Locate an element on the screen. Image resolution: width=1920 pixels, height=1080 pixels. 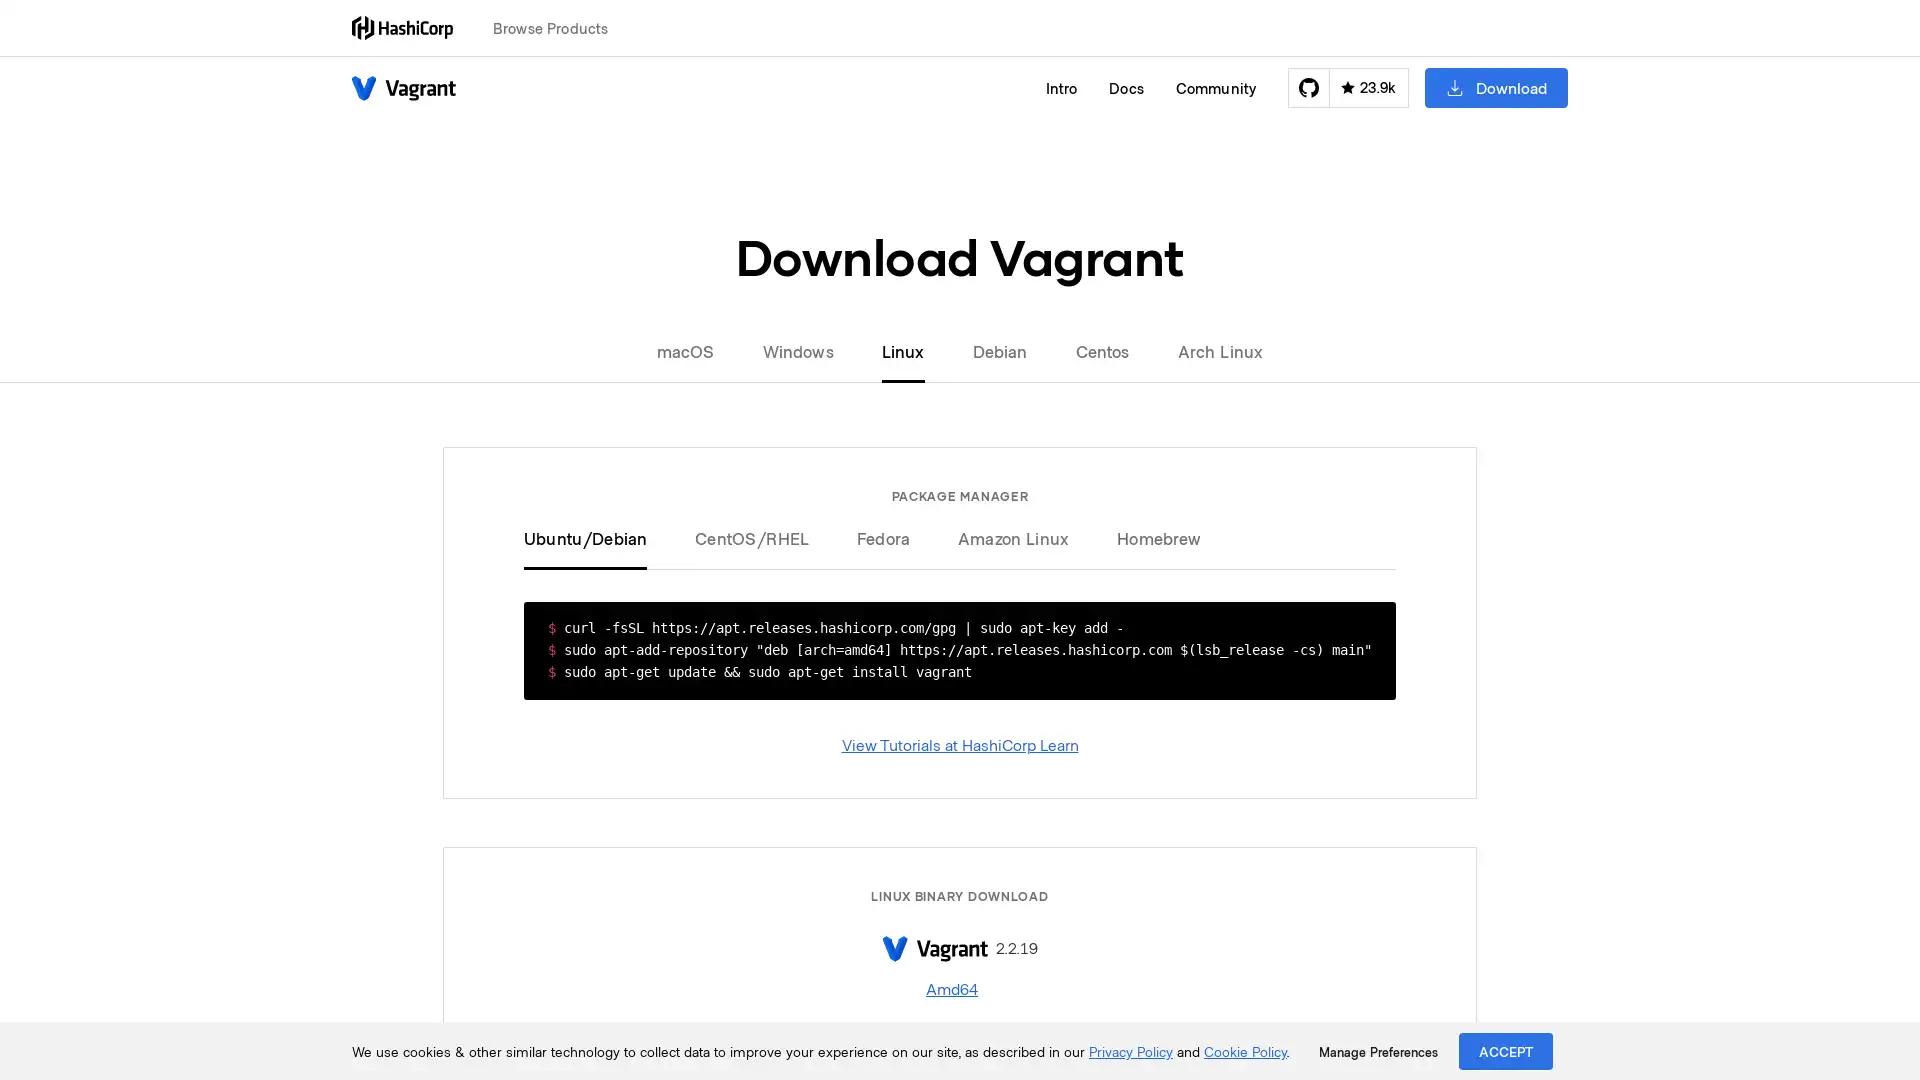
Centos is located at coordinates (1101, 350).